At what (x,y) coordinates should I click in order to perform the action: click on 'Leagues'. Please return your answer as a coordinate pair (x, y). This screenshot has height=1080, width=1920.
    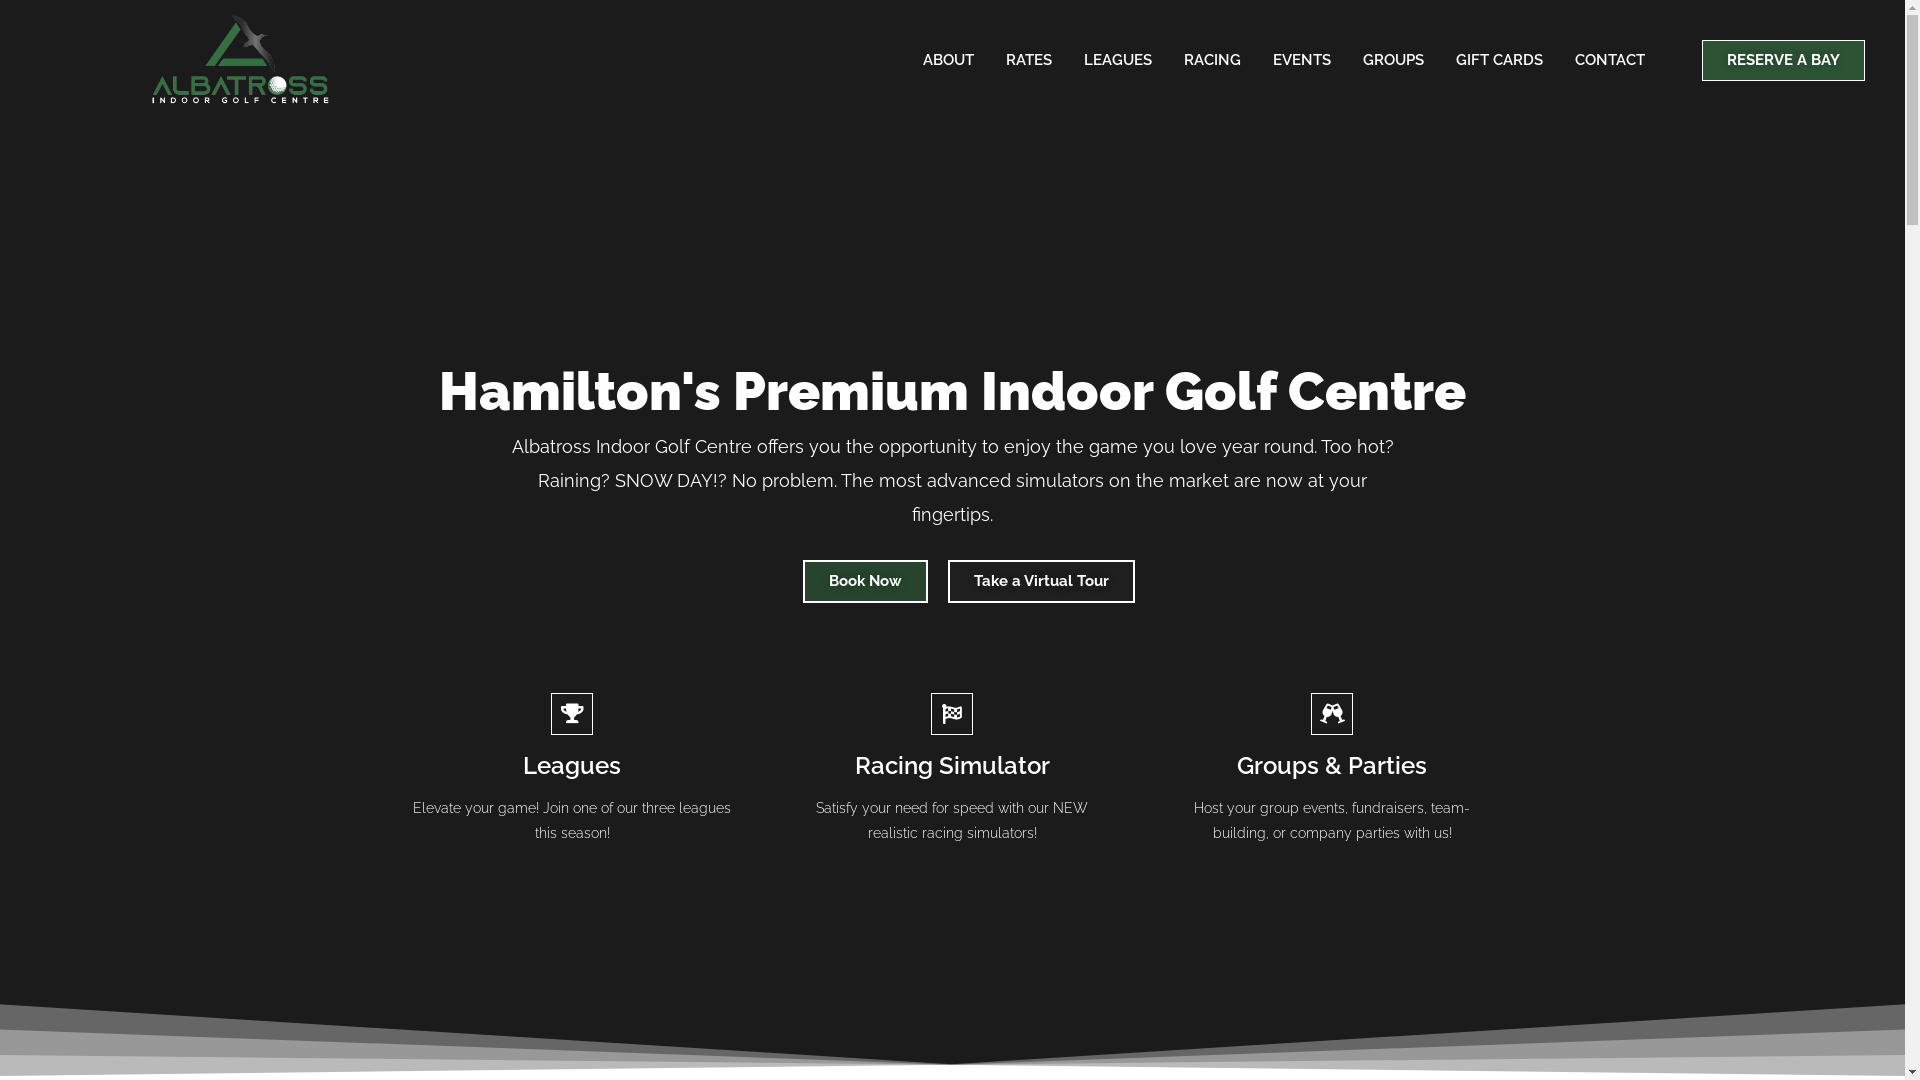
    Looking at the image, I should click on (570, 765).